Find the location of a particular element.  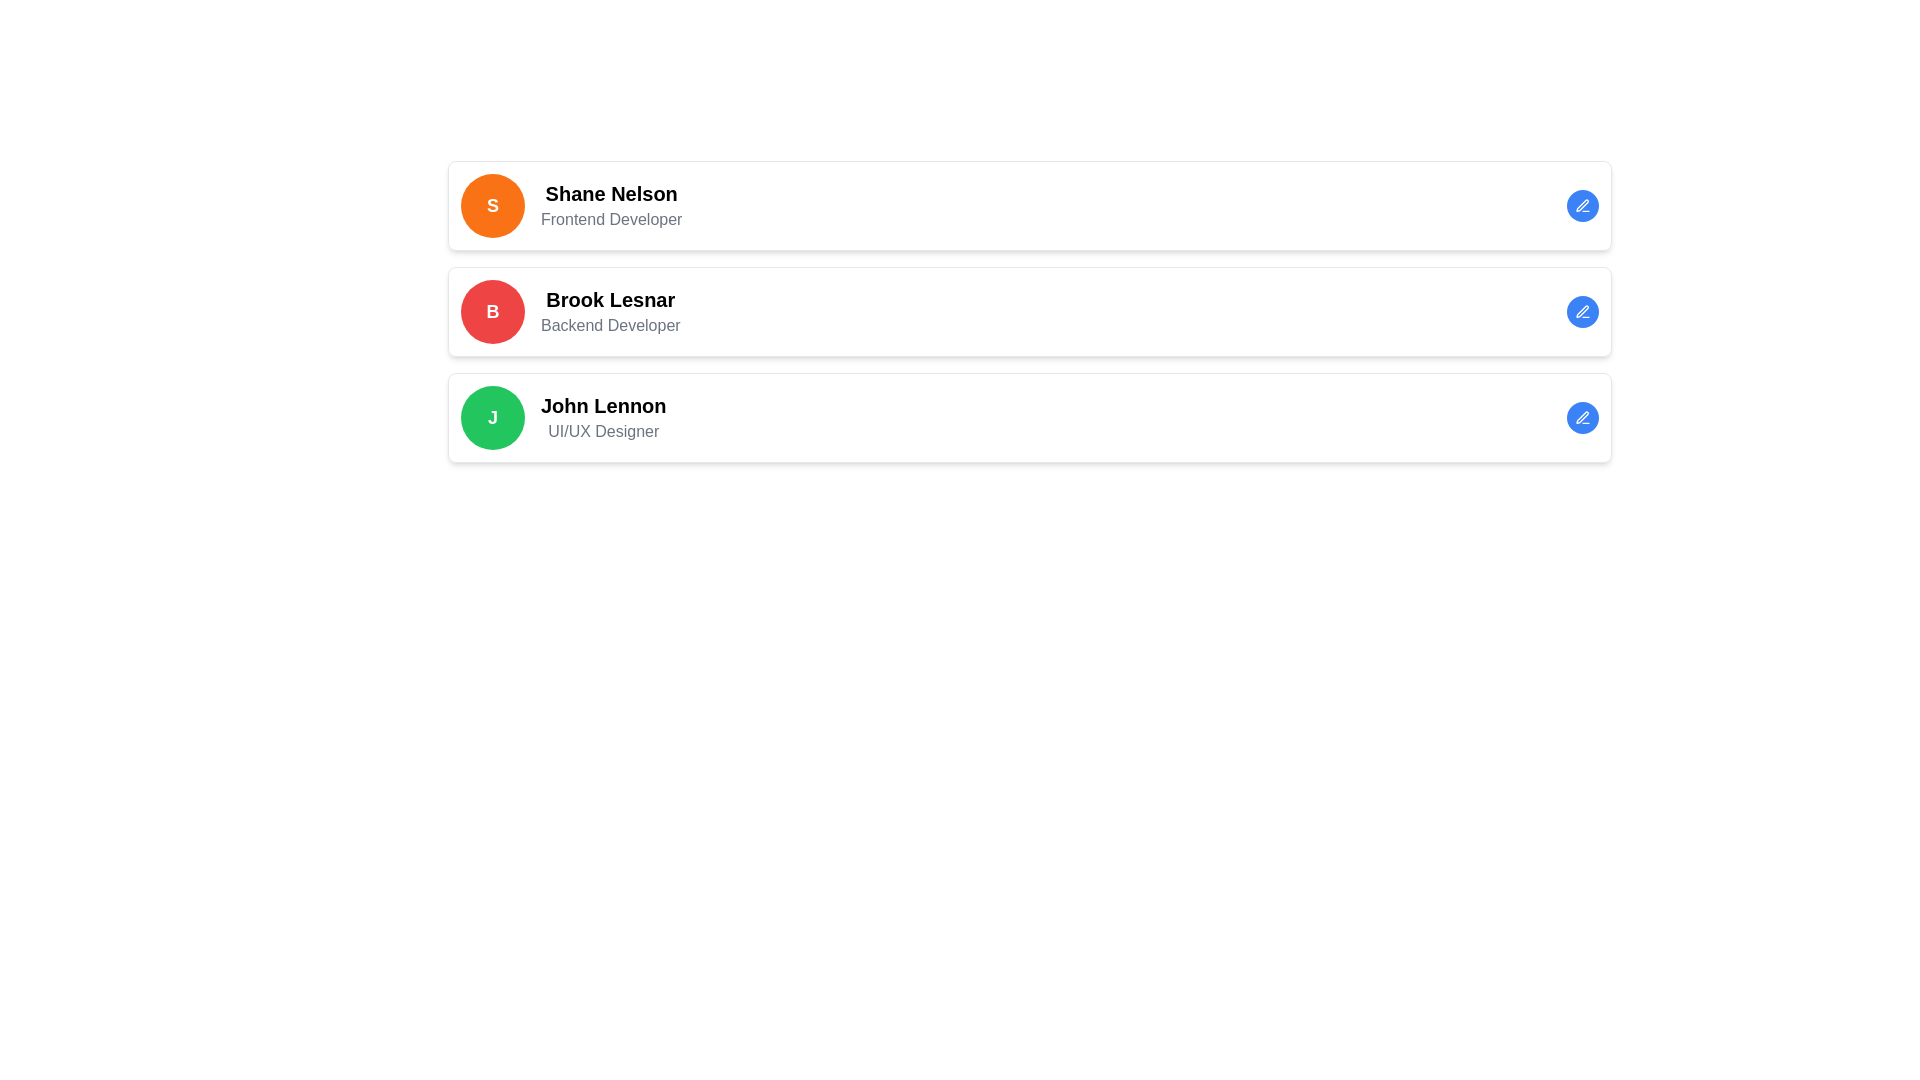

the edit button located on the far-right side of the row containing 'John Lennon' and the 'UI/UX Designer' label is located at coordinates (1582, 416).